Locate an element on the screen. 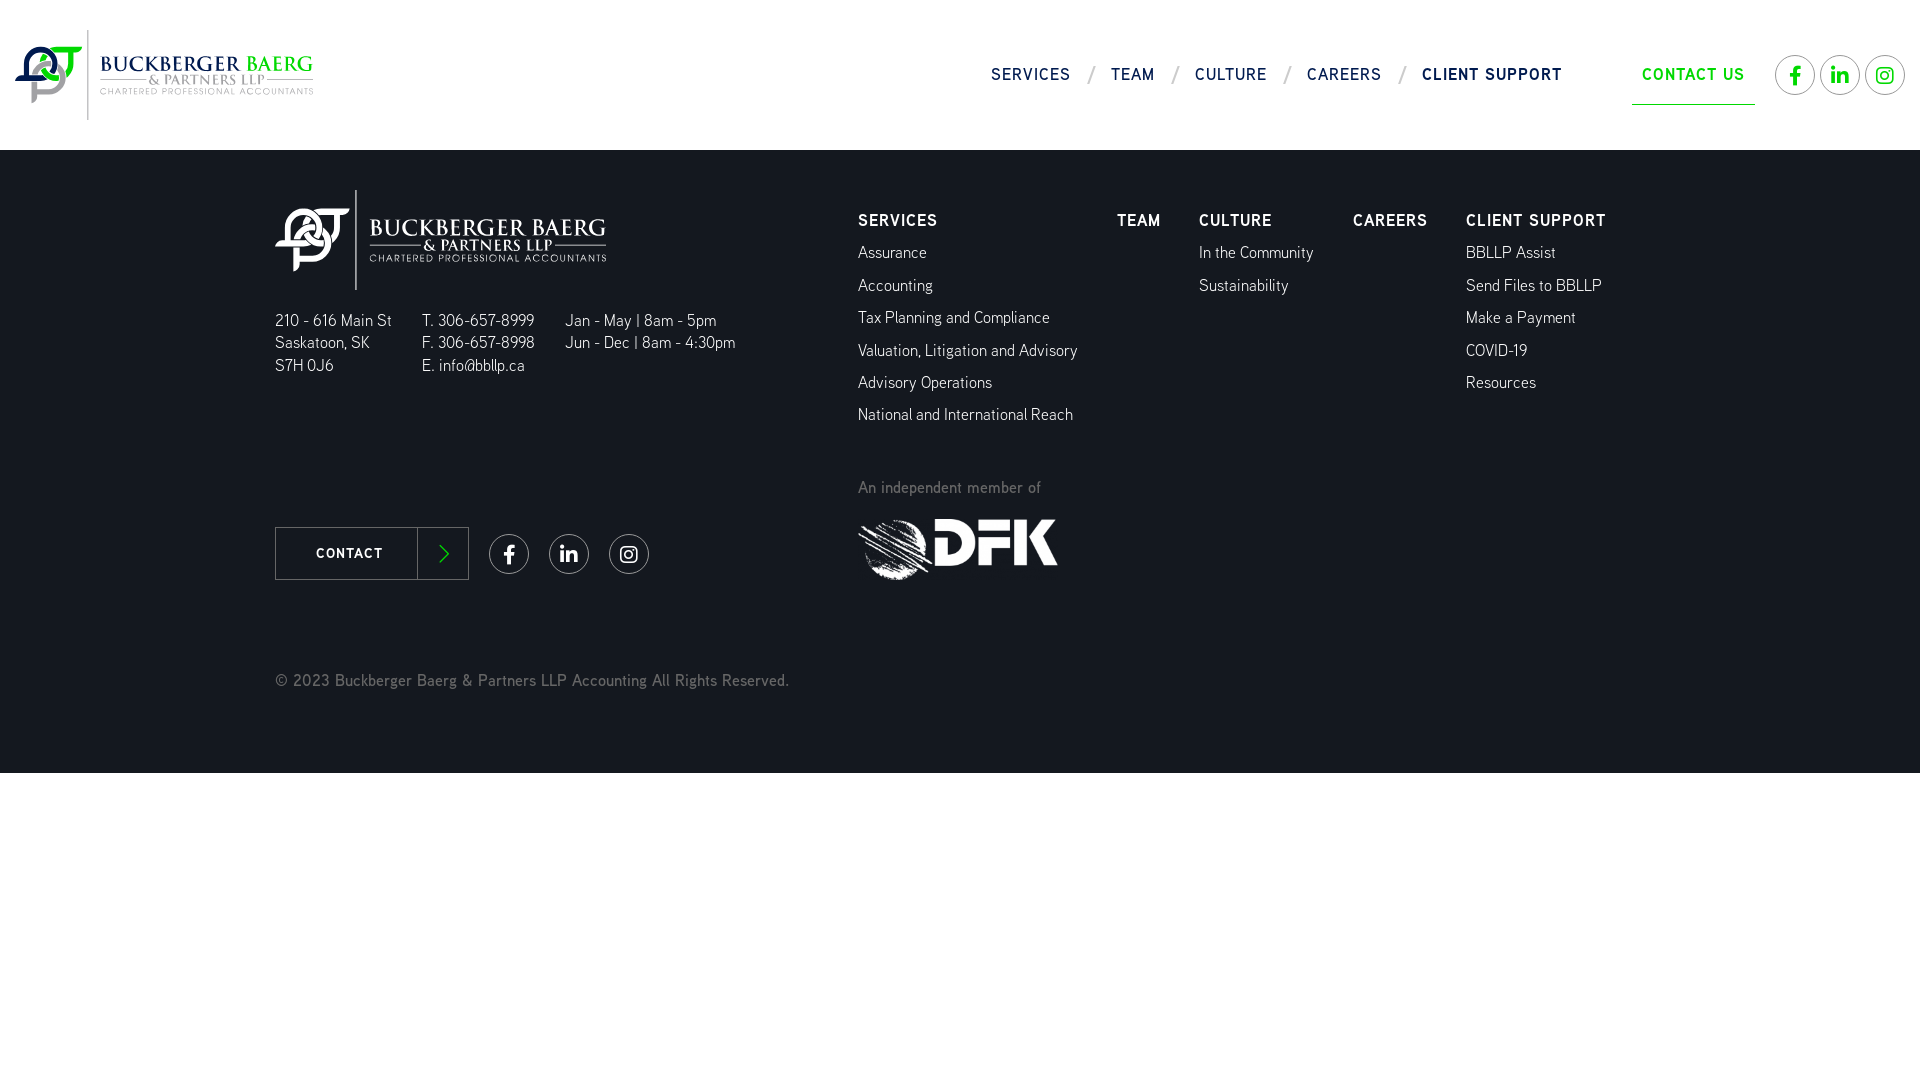 The image size is (1920, 1080). 'CULTURE' is located at coordinates (1229, 73).